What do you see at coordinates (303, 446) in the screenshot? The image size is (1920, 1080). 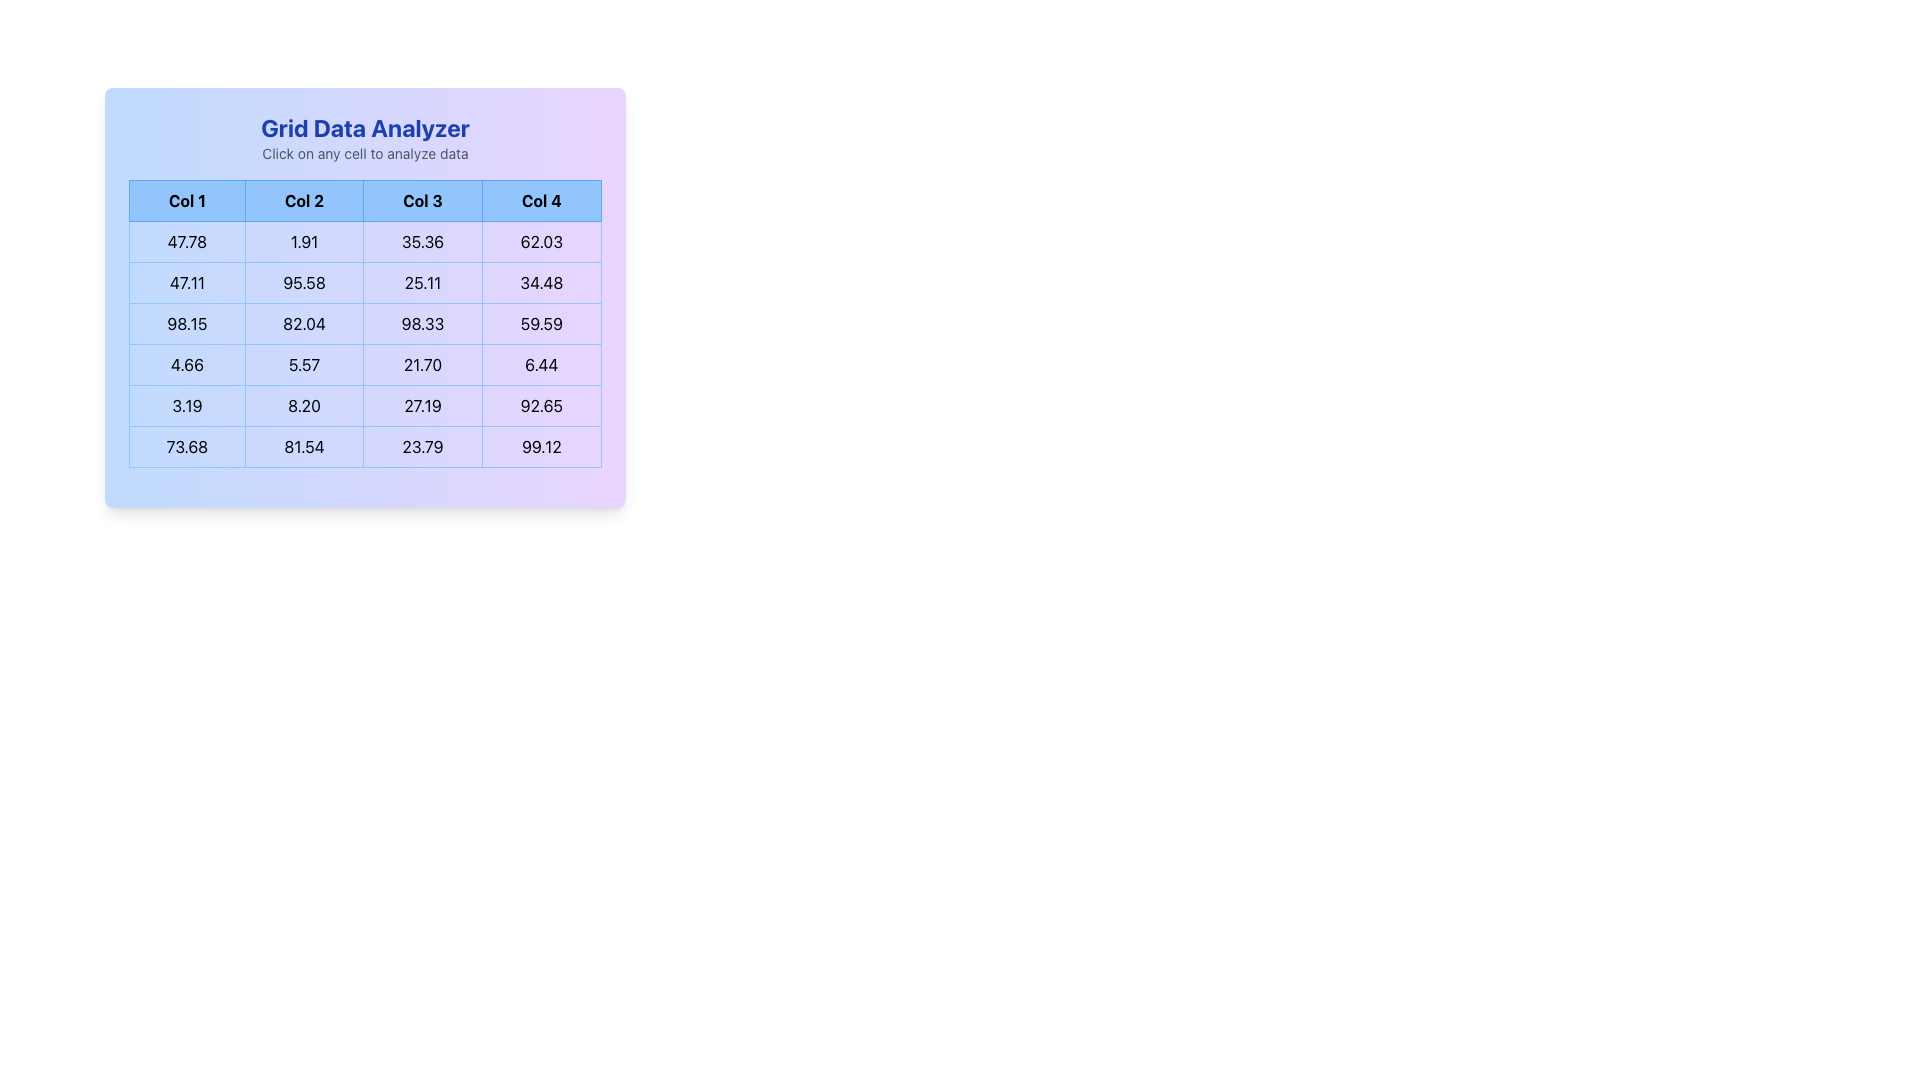 I see `the rectangular text display box containing the text '81.54', which has a light blue border` at bounding box center [303, 446].